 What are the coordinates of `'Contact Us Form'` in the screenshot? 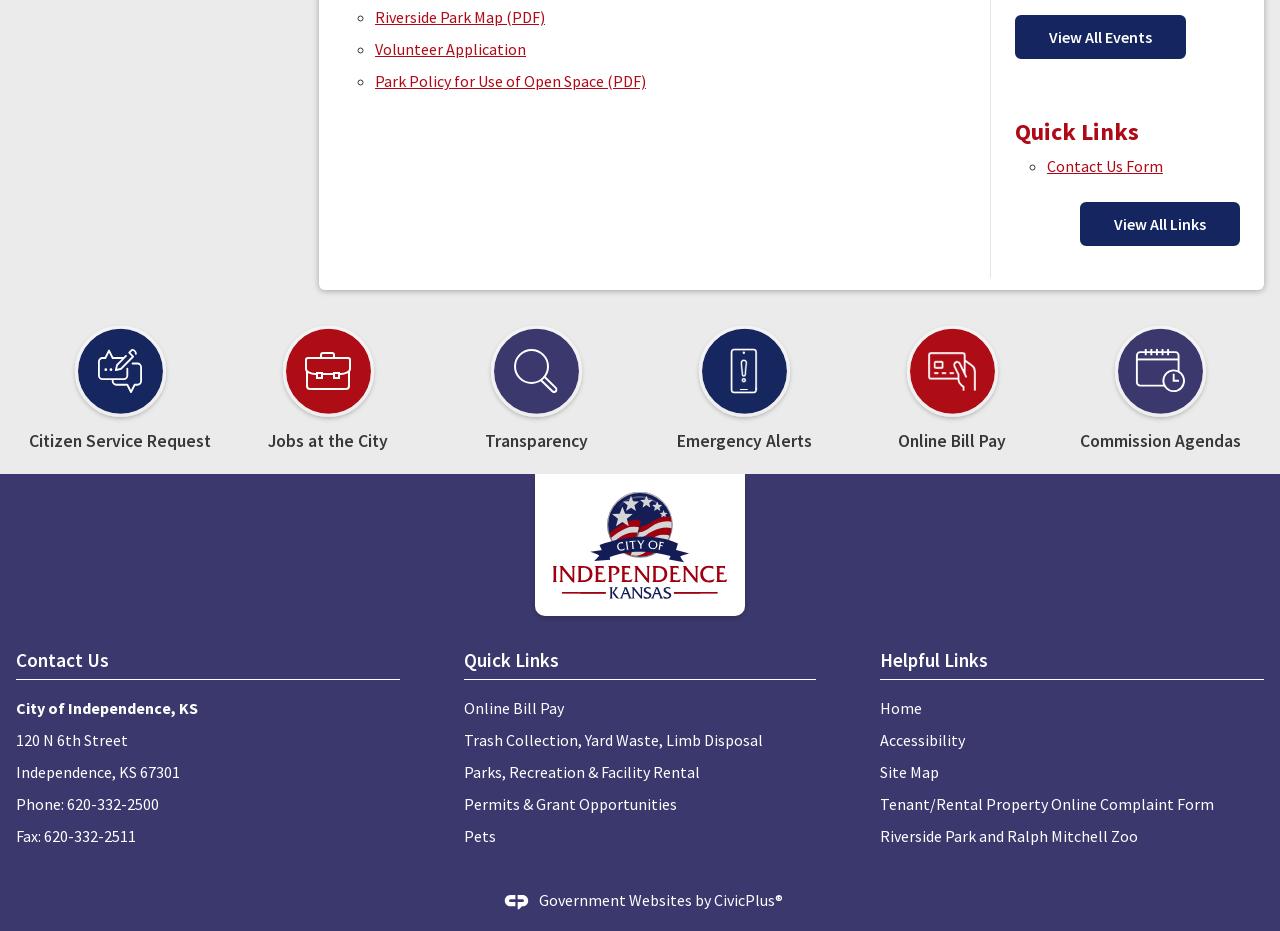 It's located at (1103, 163).